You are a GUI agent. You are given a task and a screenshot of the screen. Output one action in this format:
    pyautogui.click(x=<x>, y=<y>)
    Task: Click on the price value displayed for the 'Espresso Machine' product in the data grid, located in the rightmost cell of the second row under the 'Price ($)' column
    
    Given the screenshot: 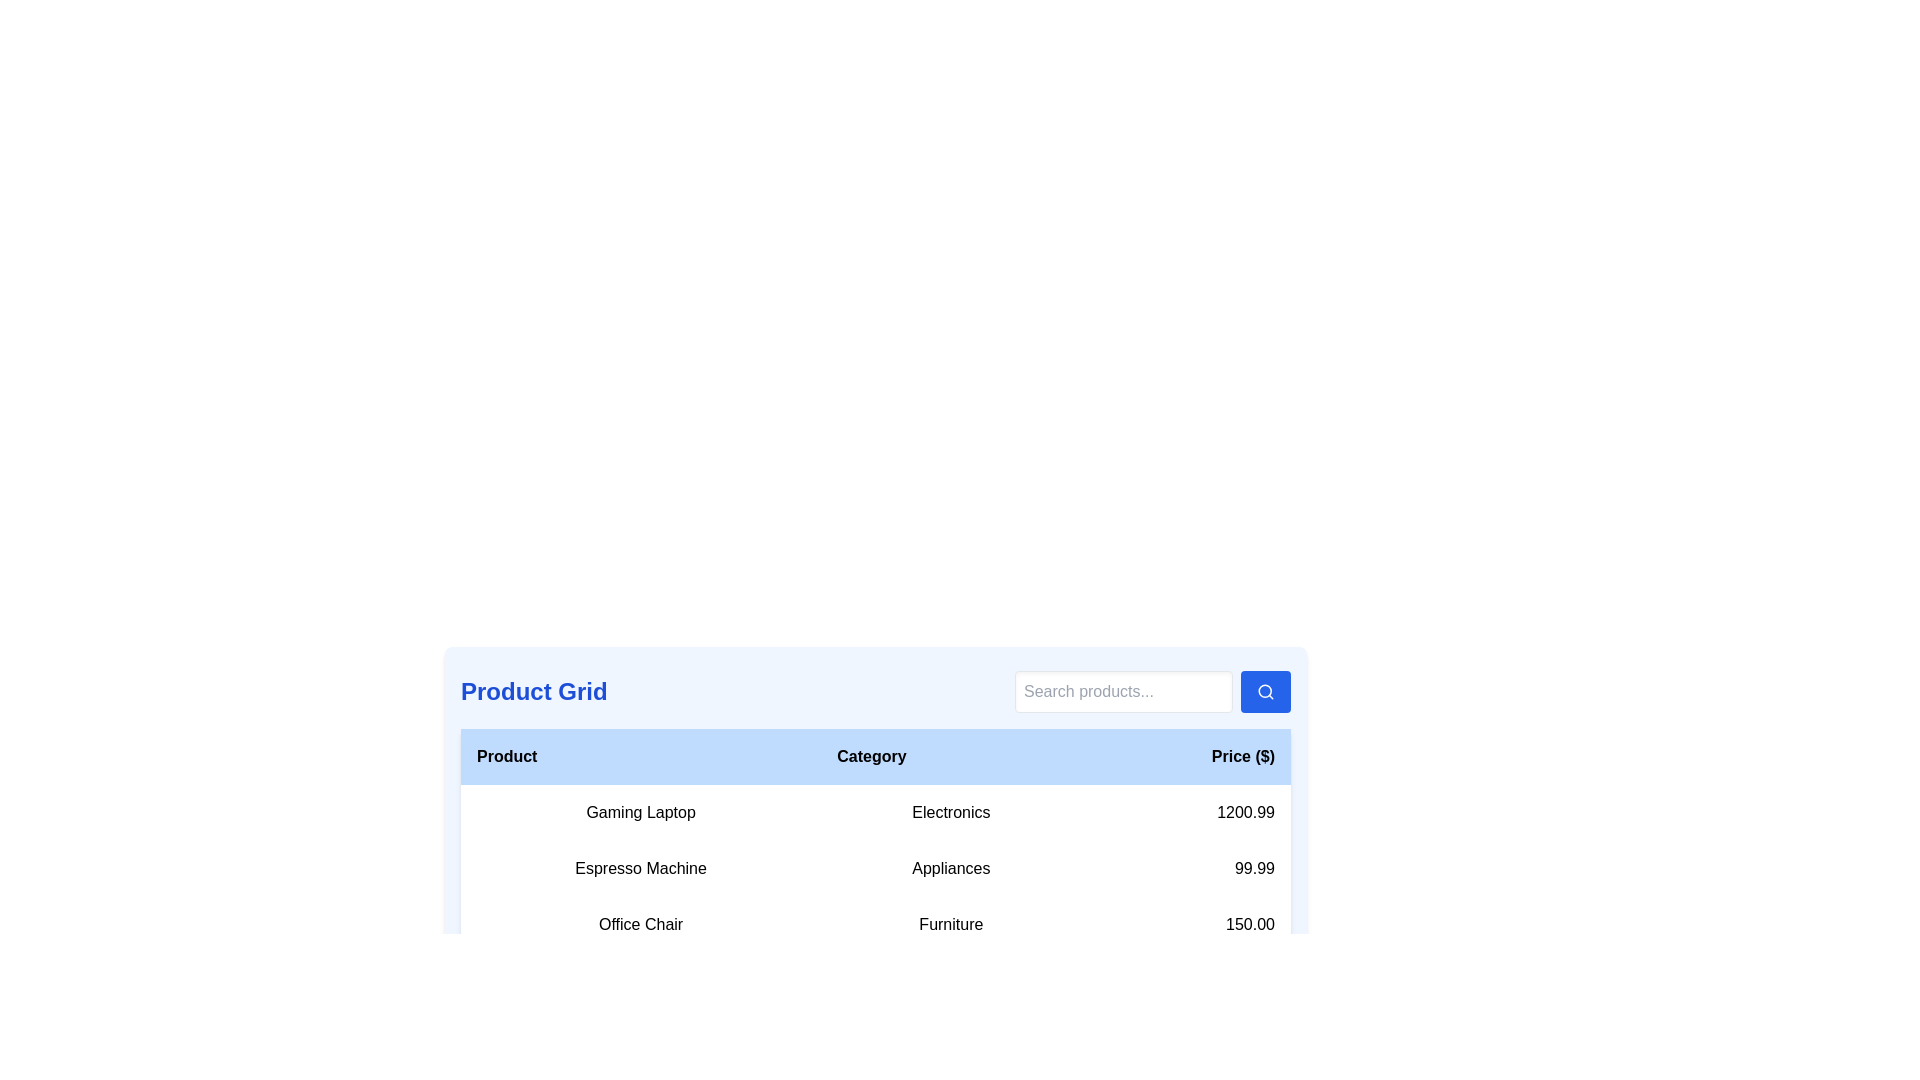 What is the action you would take?
    pyautogui.click(x=1186, y=867)
    